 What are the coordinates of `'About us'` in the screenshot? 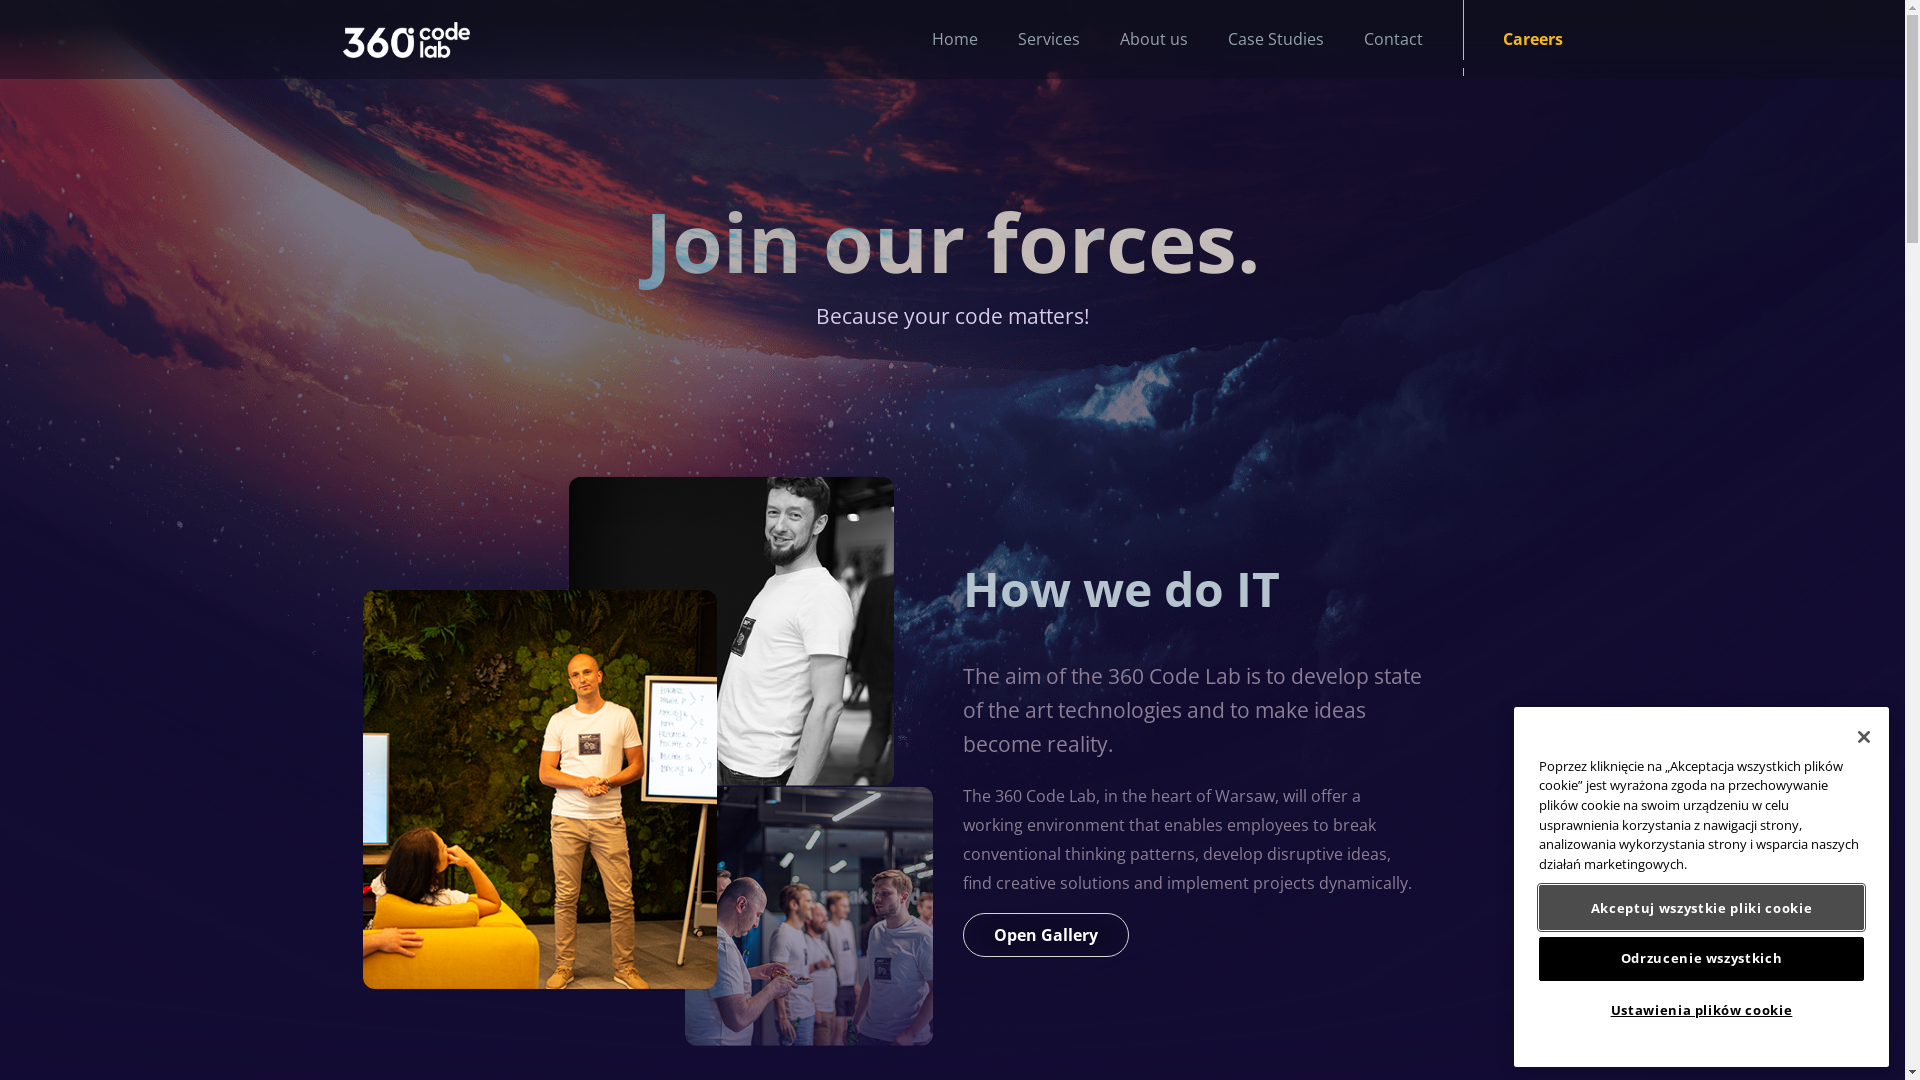 It's located at (1133, 39).